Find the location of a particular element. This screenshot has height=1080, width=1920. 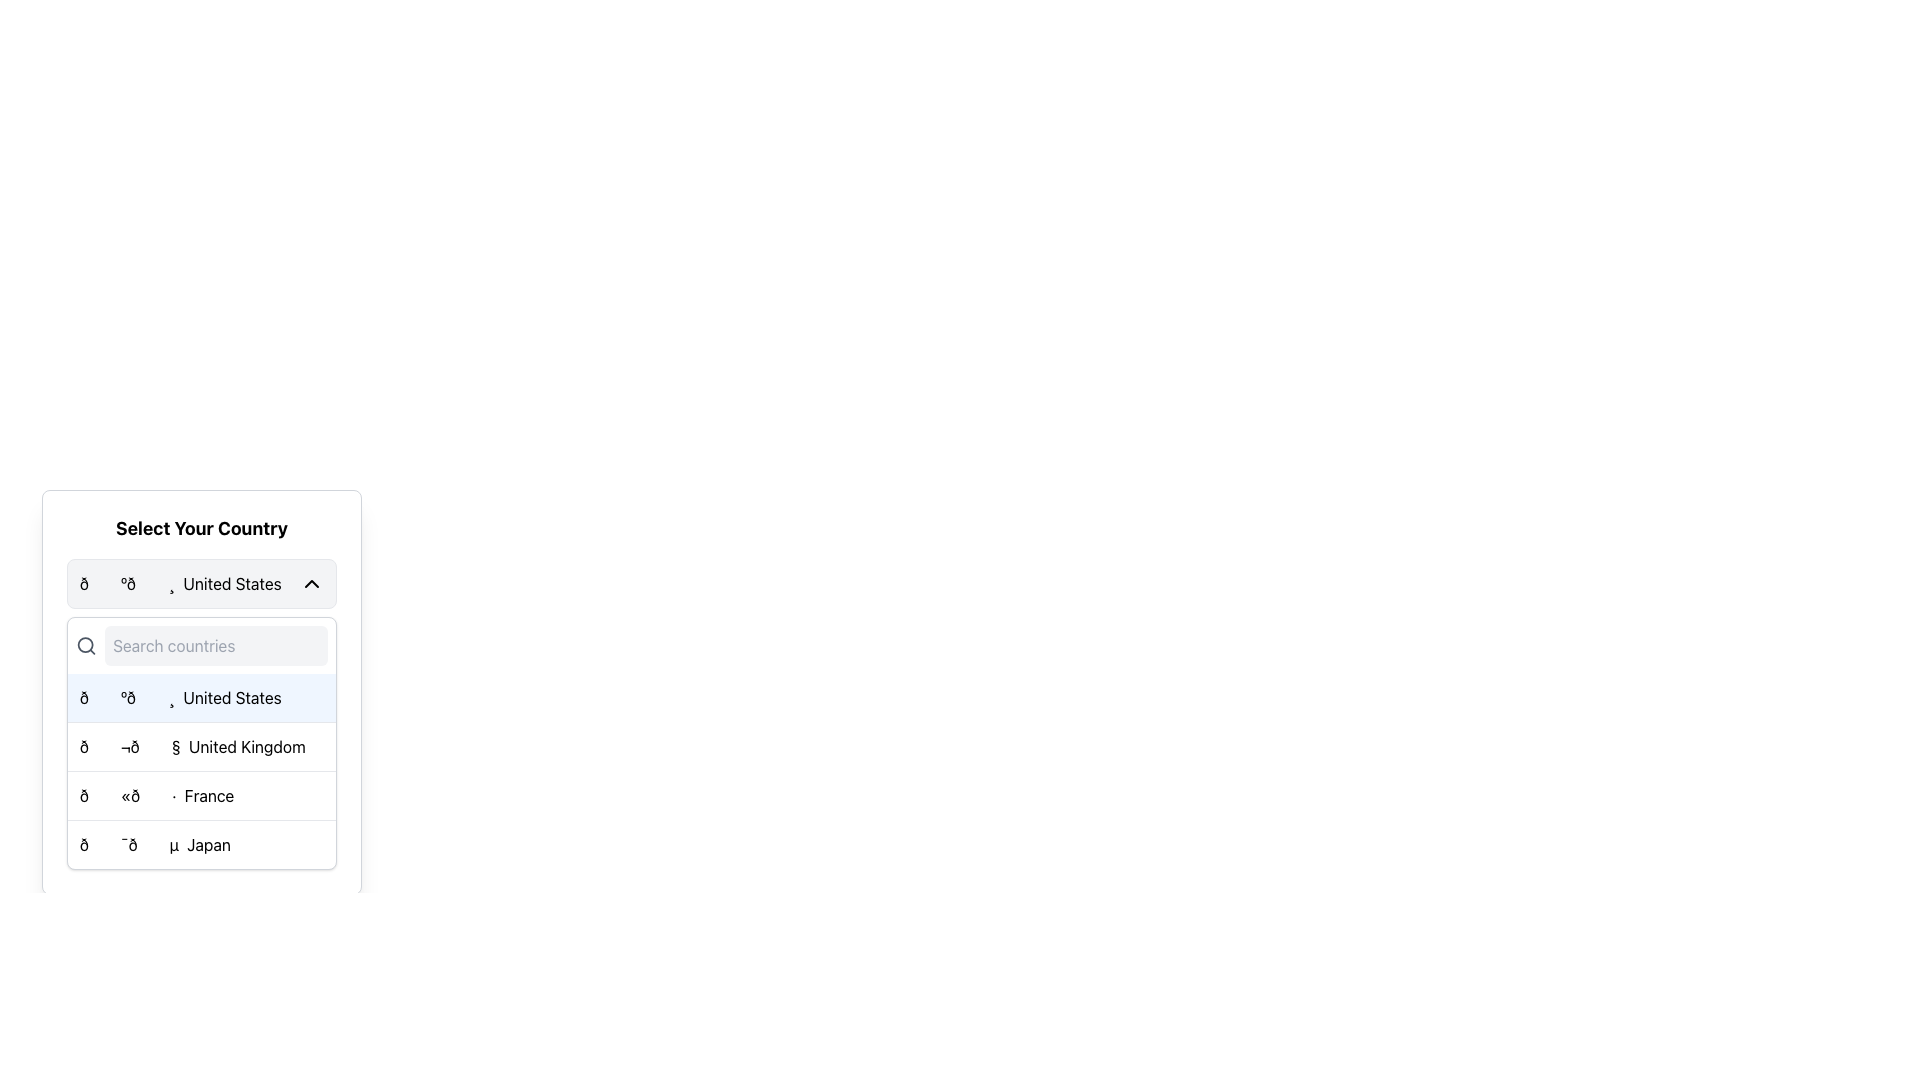

the country display element, which shows the selected country with a flag emoji and name, located in the dropdown menu under 'Select Your Country' is located at coordinates (180, 583).